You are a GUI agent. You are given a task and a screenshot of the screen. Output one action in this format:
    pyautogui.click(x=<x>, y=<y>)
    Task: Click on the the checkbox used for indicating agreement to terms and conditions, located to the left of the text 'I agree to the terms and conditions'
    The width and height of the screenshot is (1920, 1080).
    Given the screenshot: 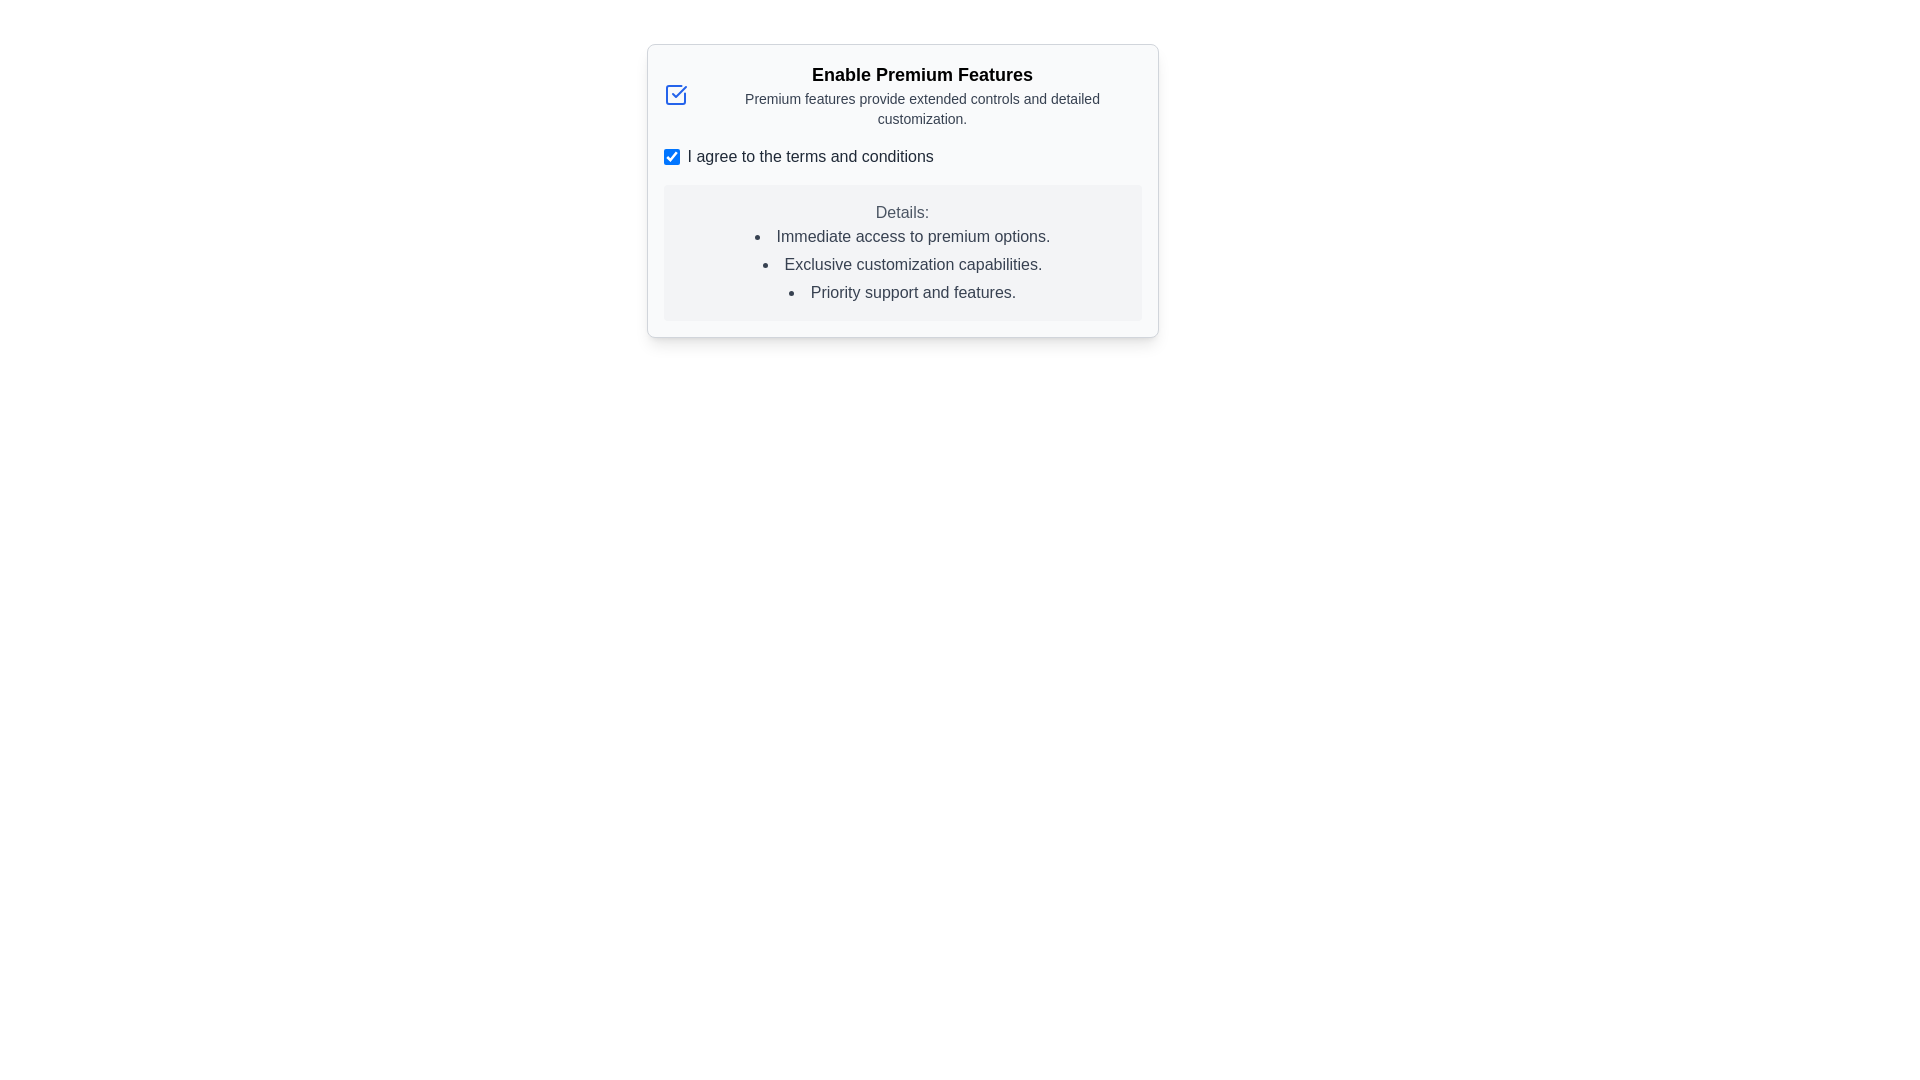 What is the action you would take?
    pyautogui.click(x=671, y=156)
    